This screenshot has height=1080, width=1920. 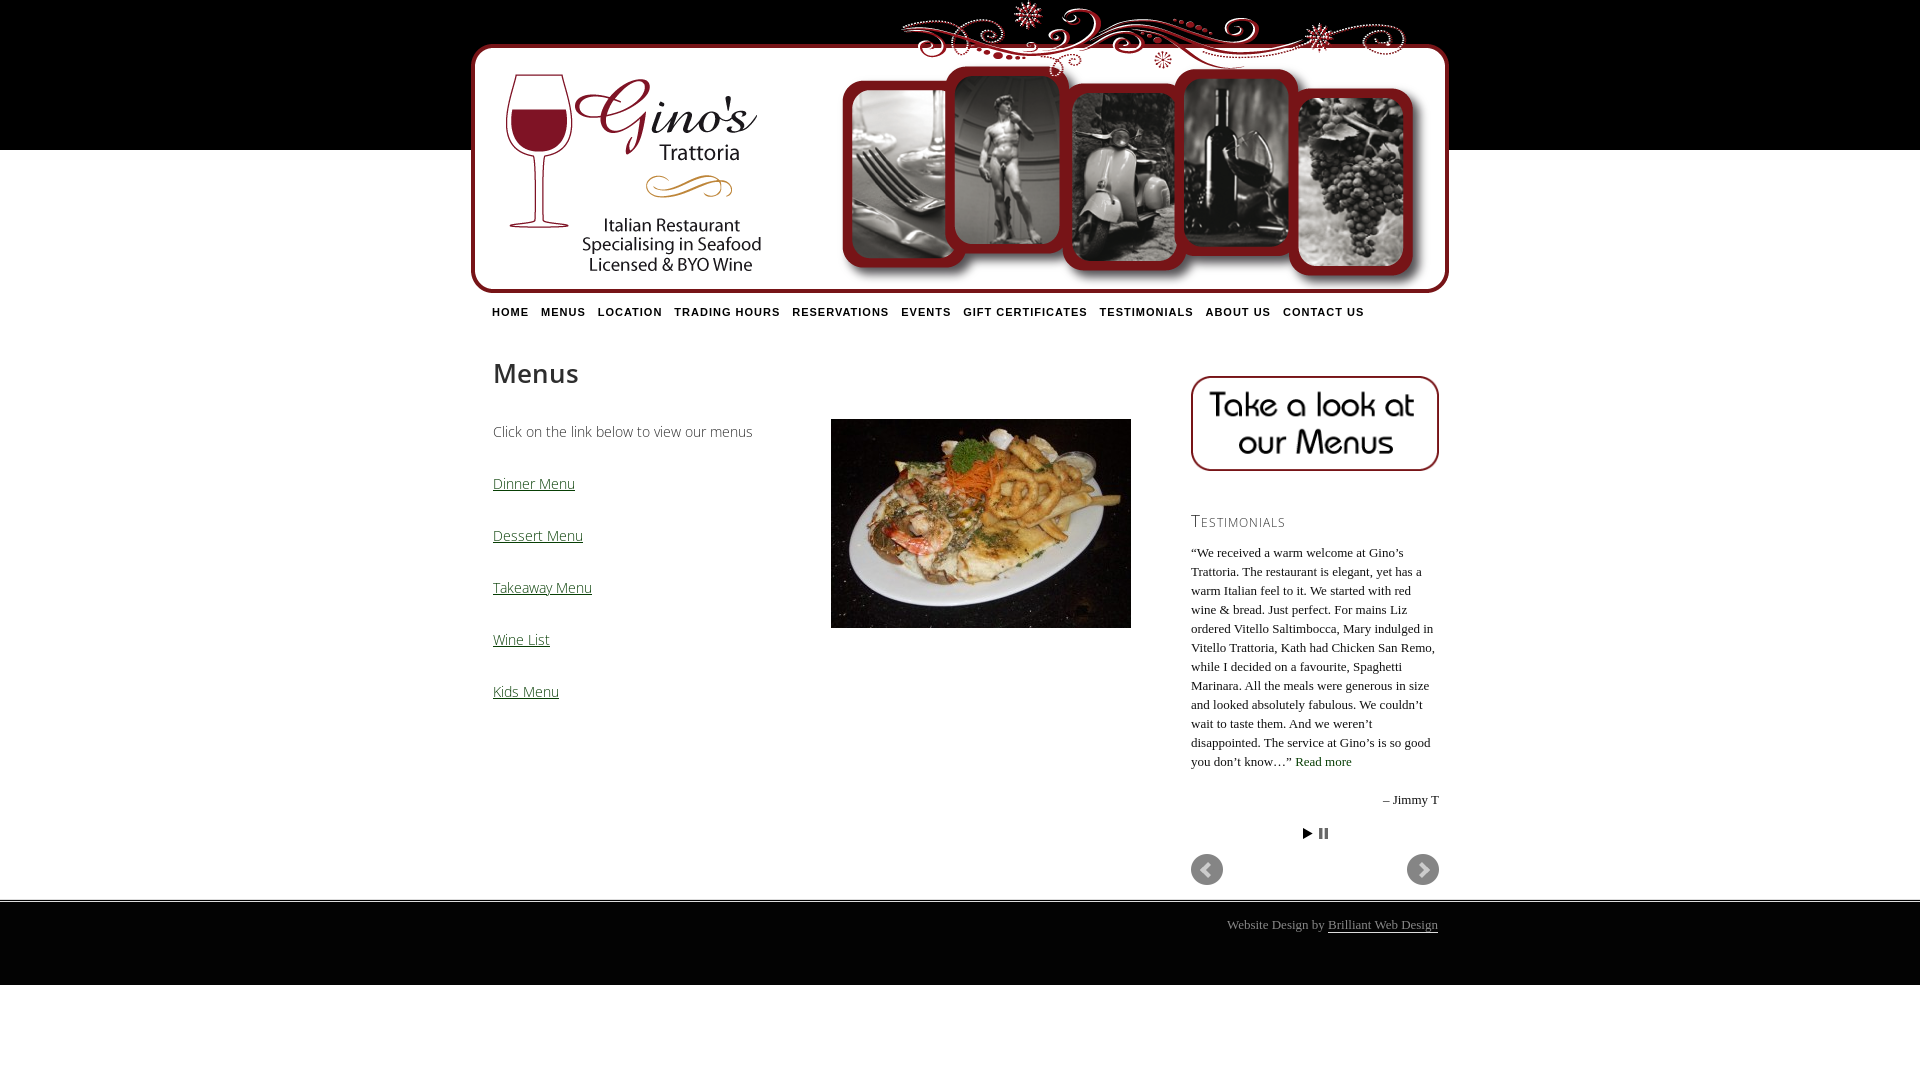 What do you see at coordinates (1205, 869) in the screenshot?
I see `'Prev'` at bounding box center [1205, 869].